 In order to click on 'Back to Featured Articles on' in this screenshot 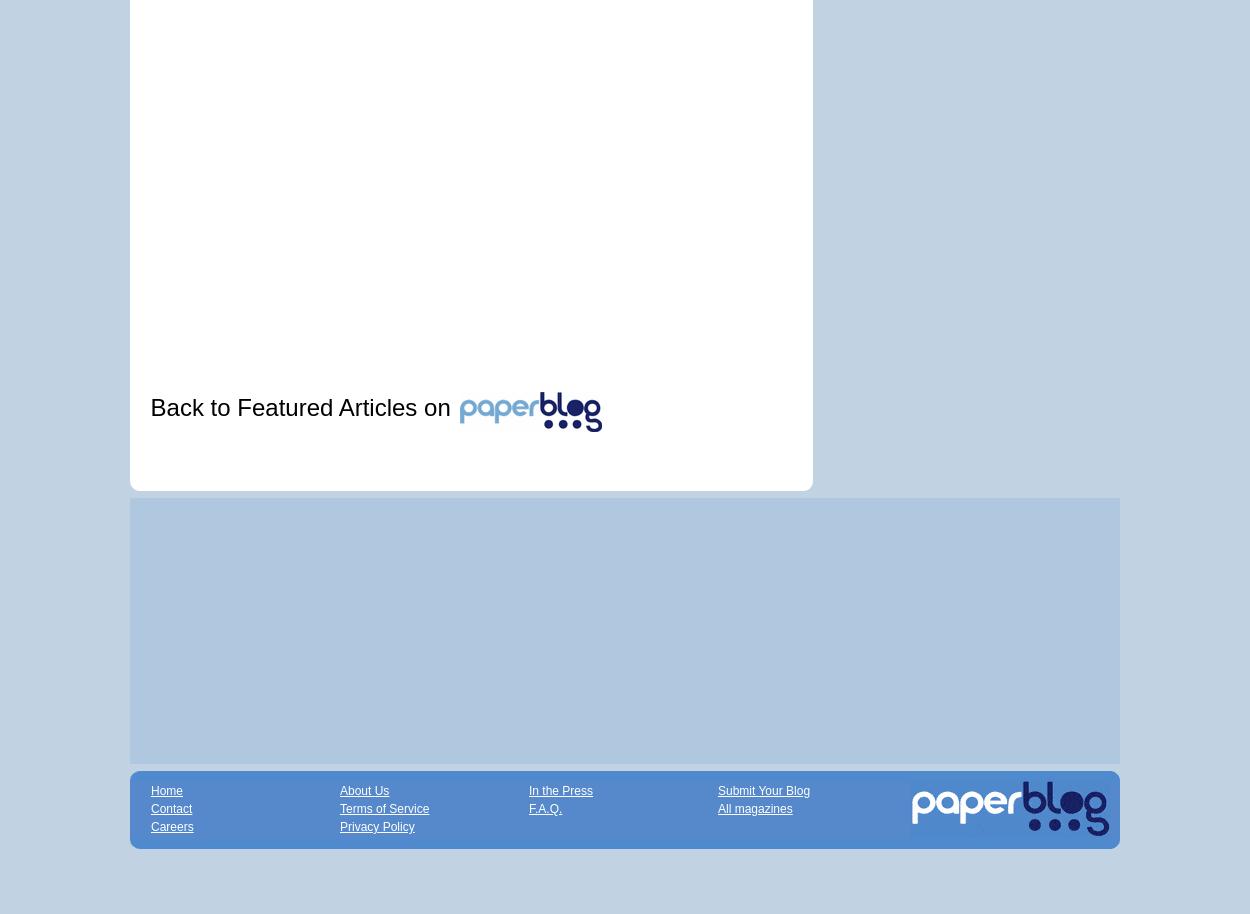, I will do `click(303, 407)`.